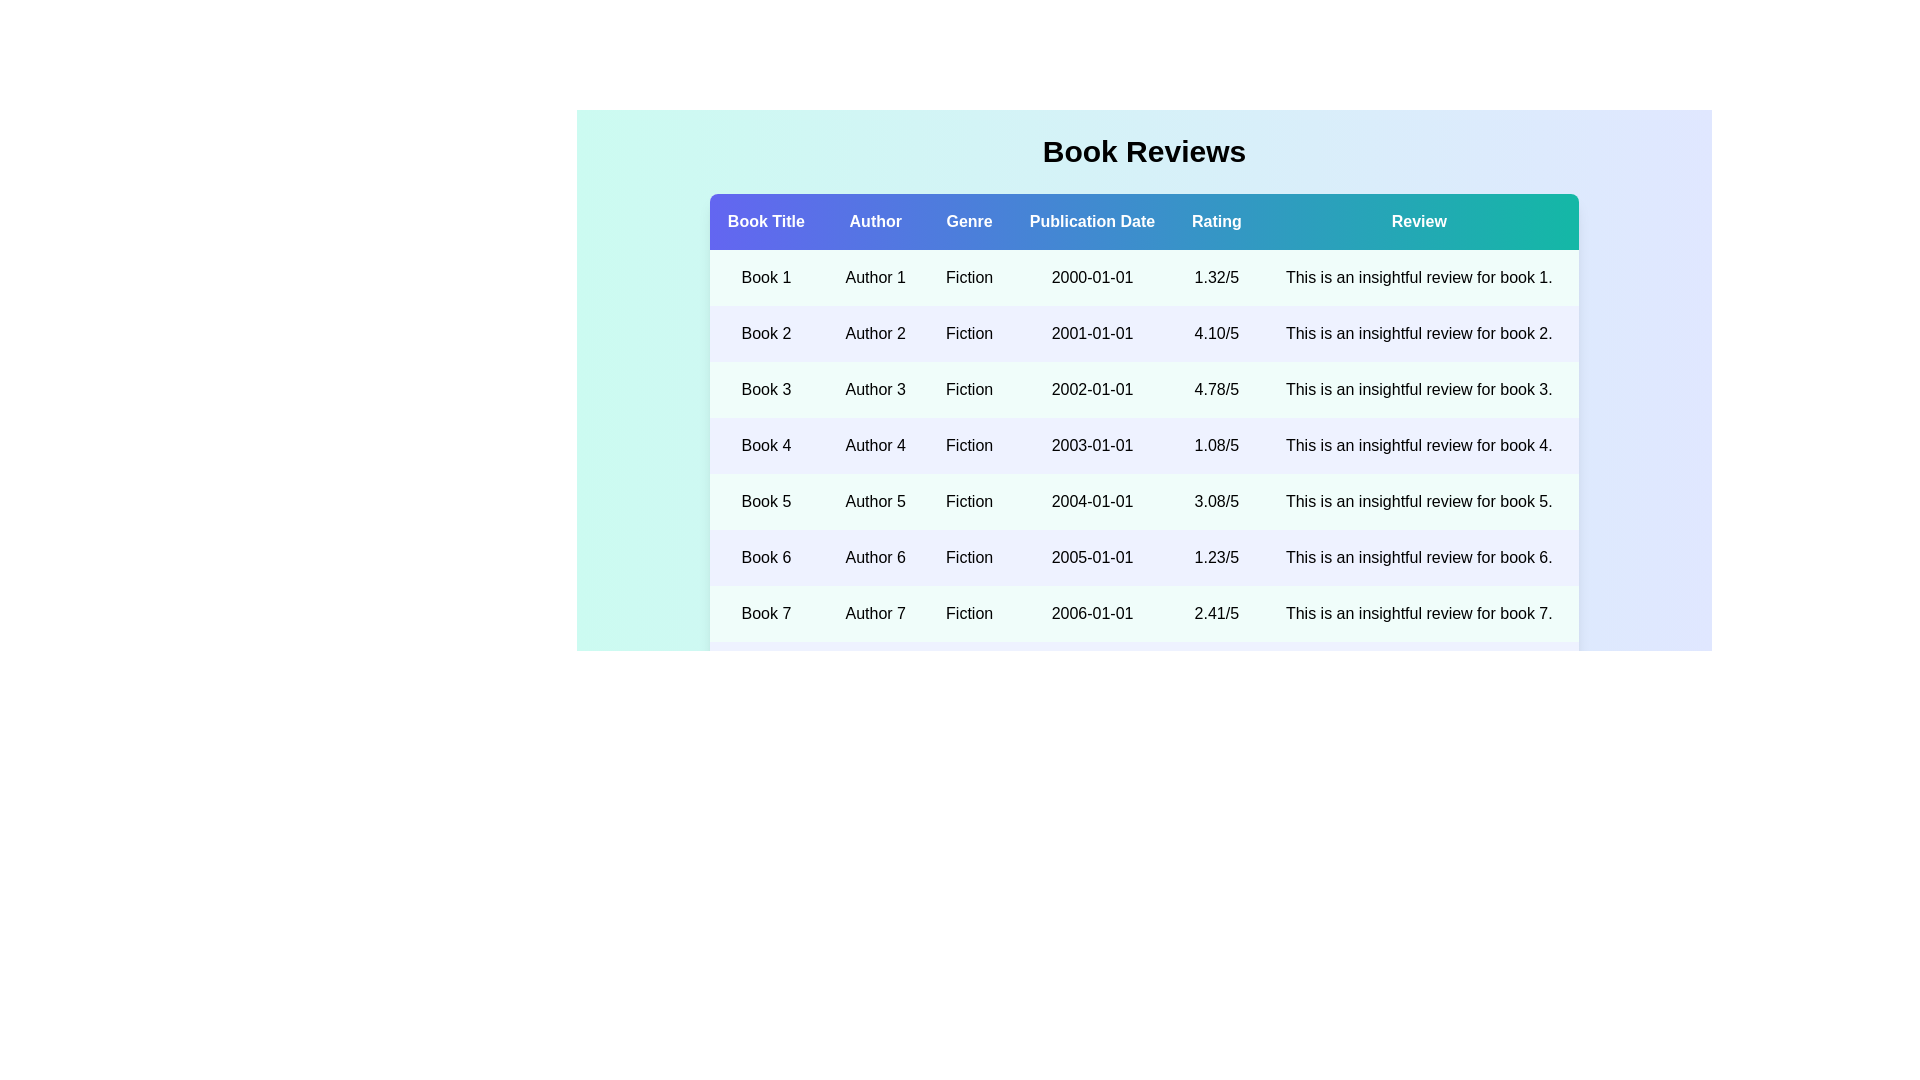 Image resolution: width=1920 pixels, height=1080 pixels. Describe the element at coordinates (1091, 222) in the screenshot. I see `the column header Publication Date to sort the data by that column` at that location.